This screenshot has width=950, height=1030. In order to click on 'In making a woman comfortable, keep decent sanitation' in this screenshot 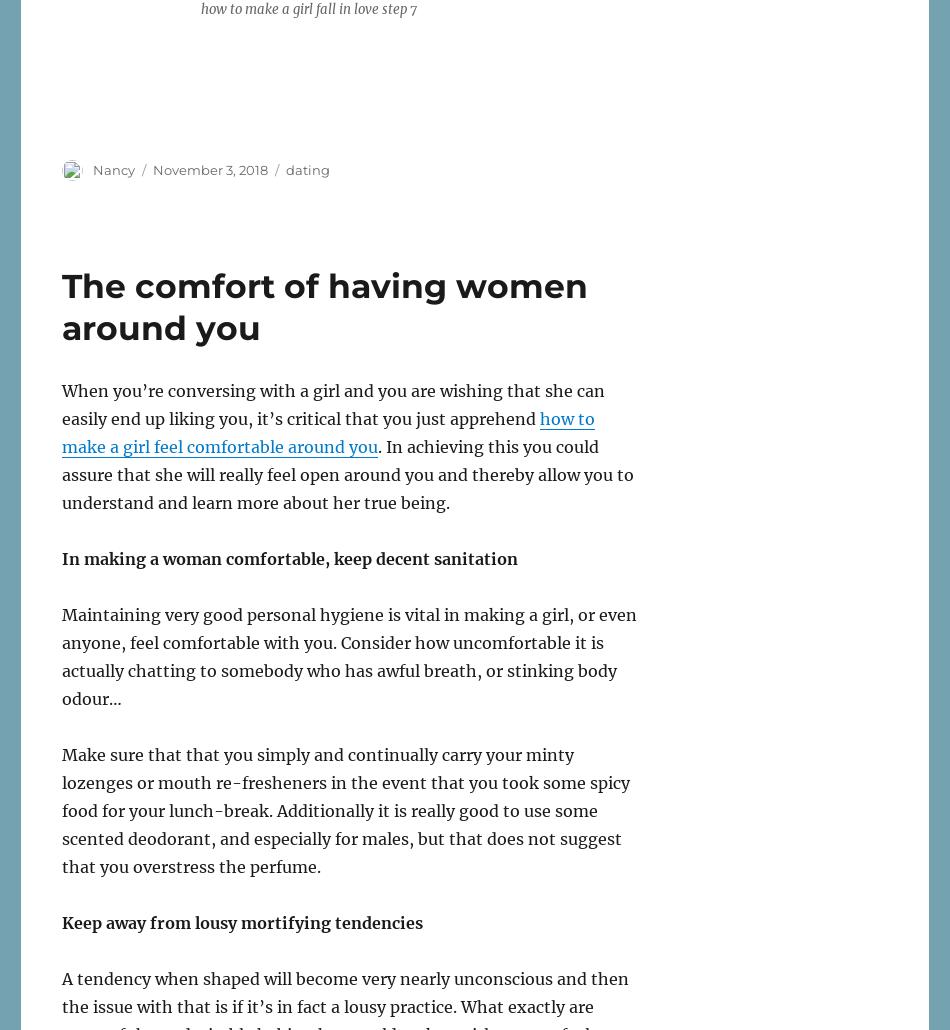, I will do `click(289, 557)`.